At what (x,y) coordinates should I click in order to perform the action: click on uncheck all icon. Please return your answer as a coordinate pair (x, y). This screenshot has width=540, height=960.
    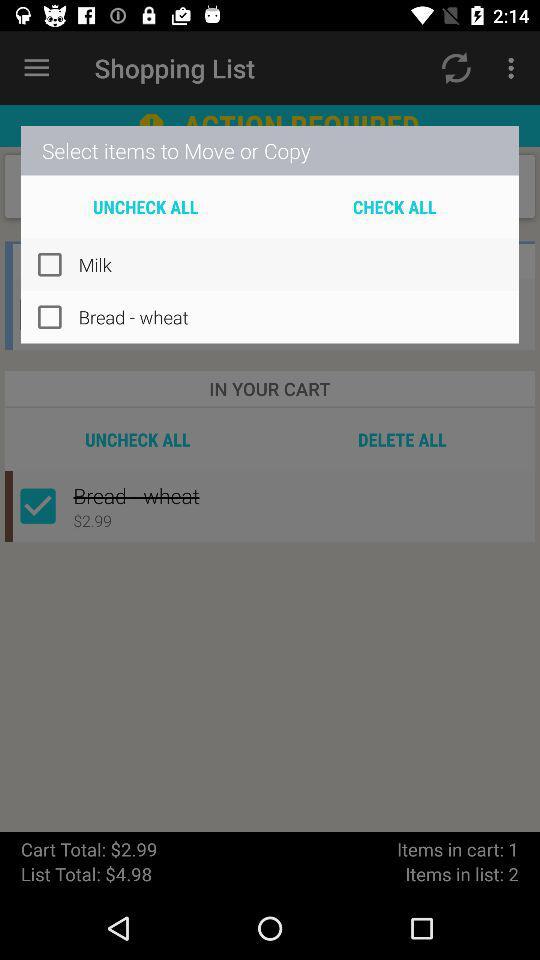
    Looking at the image, I should click on (144, 206).